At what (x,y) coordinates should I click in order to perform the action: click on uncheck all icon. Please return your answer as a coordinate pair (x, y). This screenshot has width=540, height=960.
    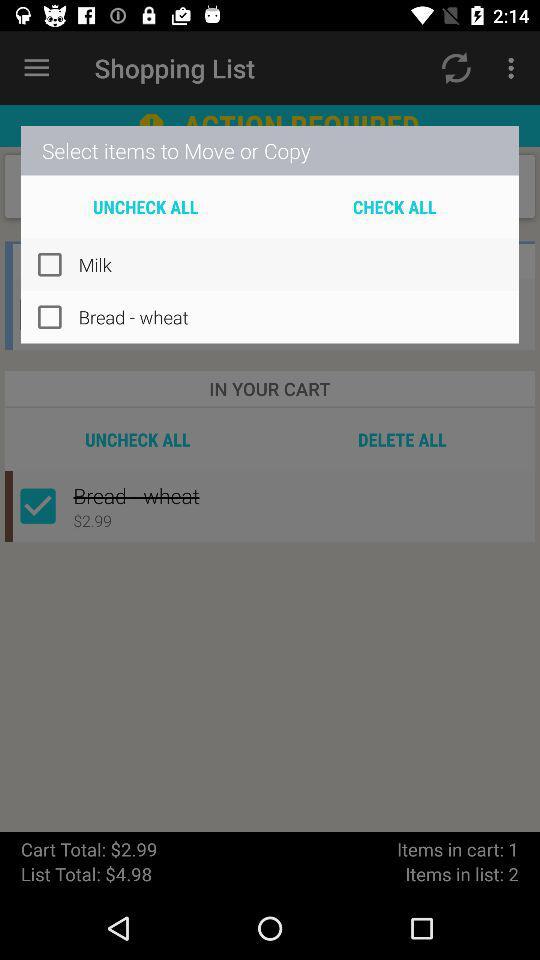
    Looking at the image, I should click on (144, 206).